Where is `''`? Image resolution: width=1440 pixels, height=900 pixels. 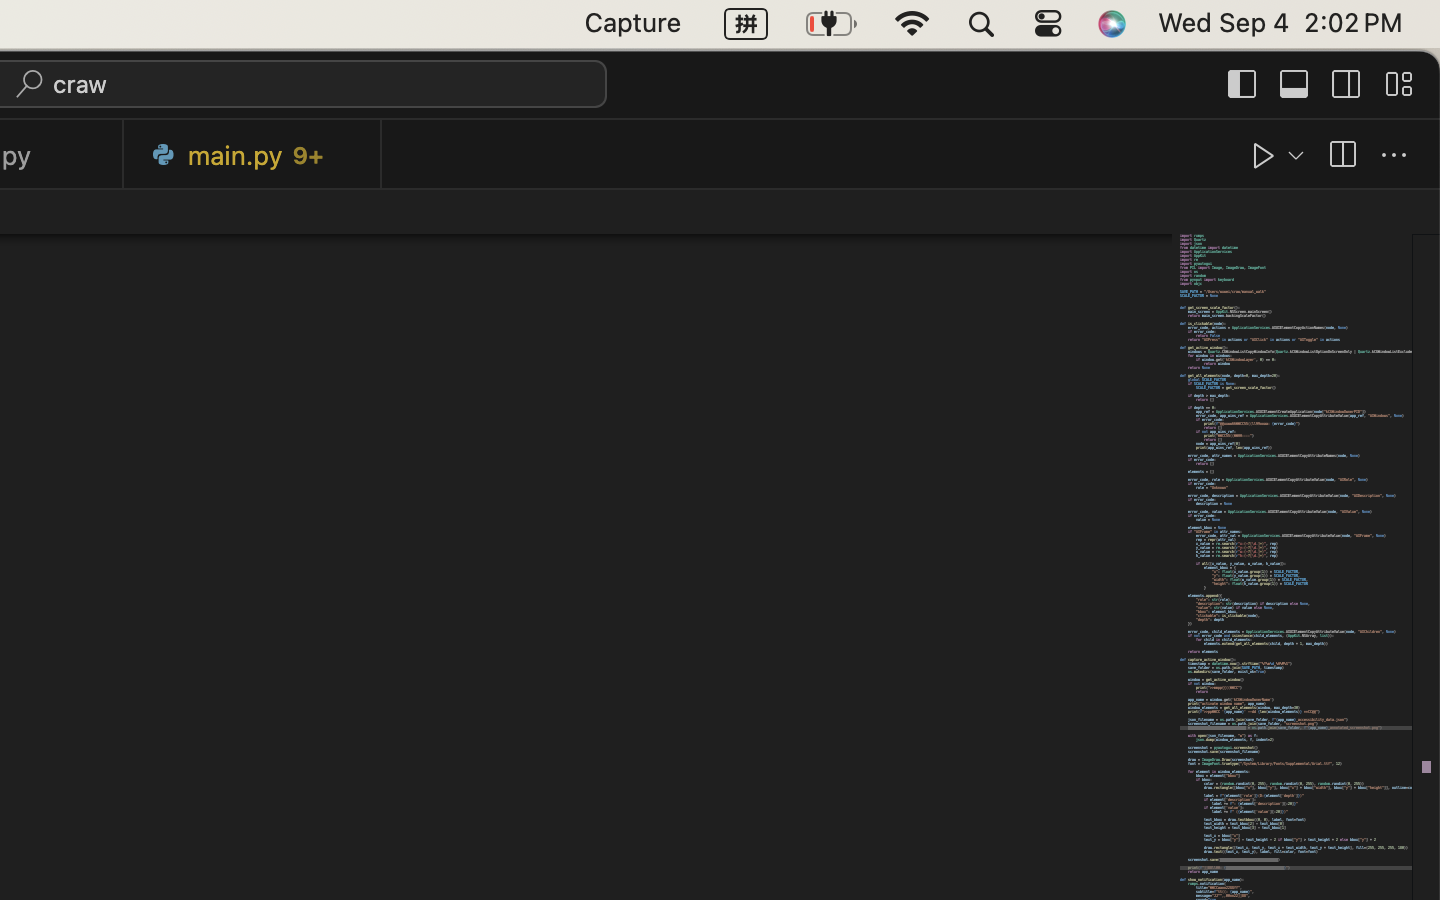 '' is located at coordinates (1340, 155).